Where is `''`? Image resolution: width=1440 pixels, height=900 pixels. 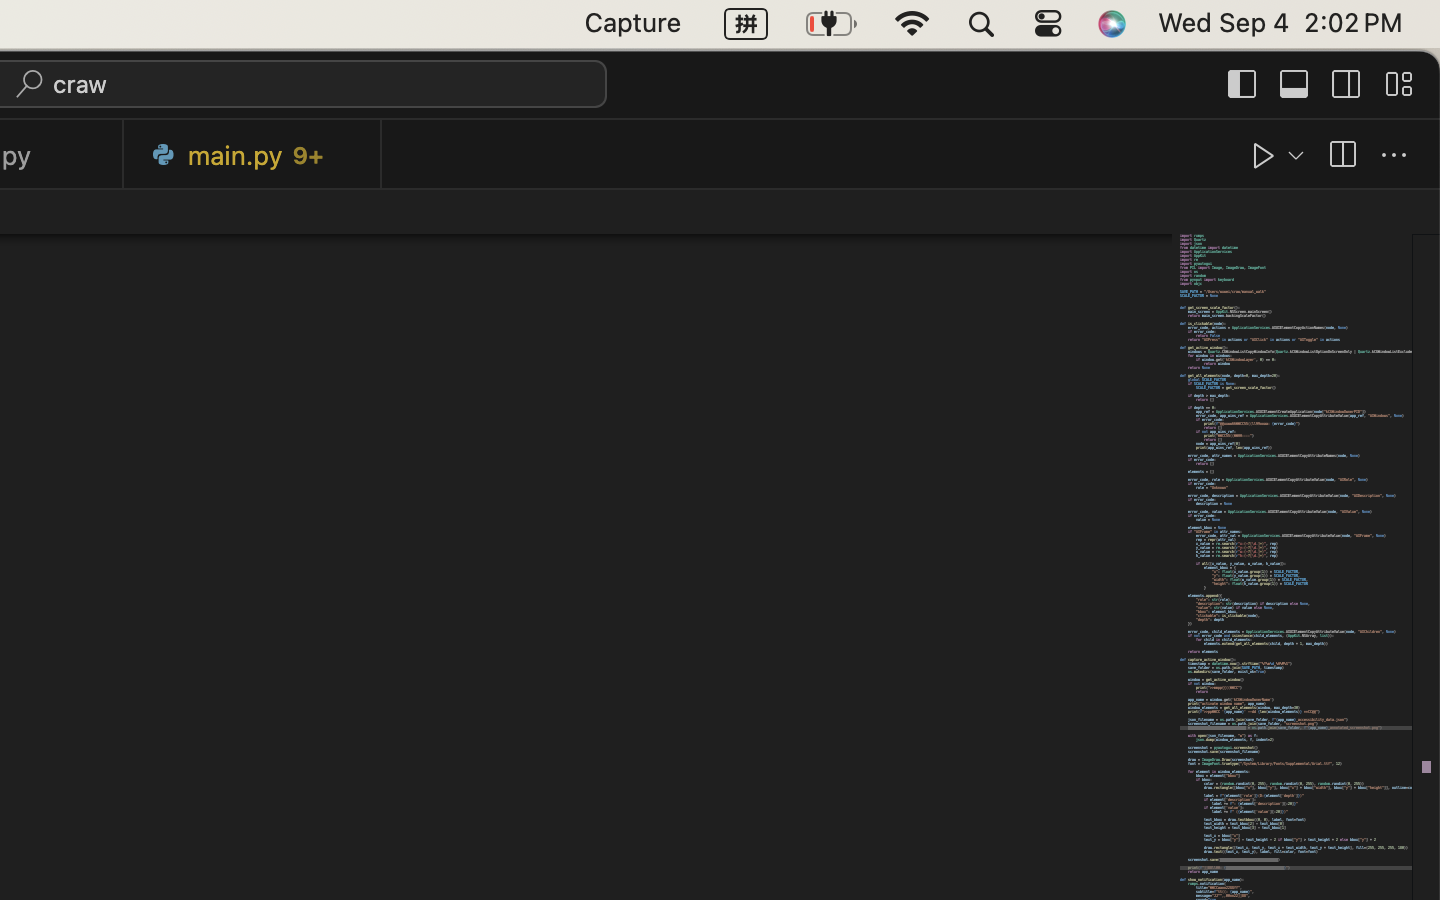 '' is located at coordinates (1340, 155).